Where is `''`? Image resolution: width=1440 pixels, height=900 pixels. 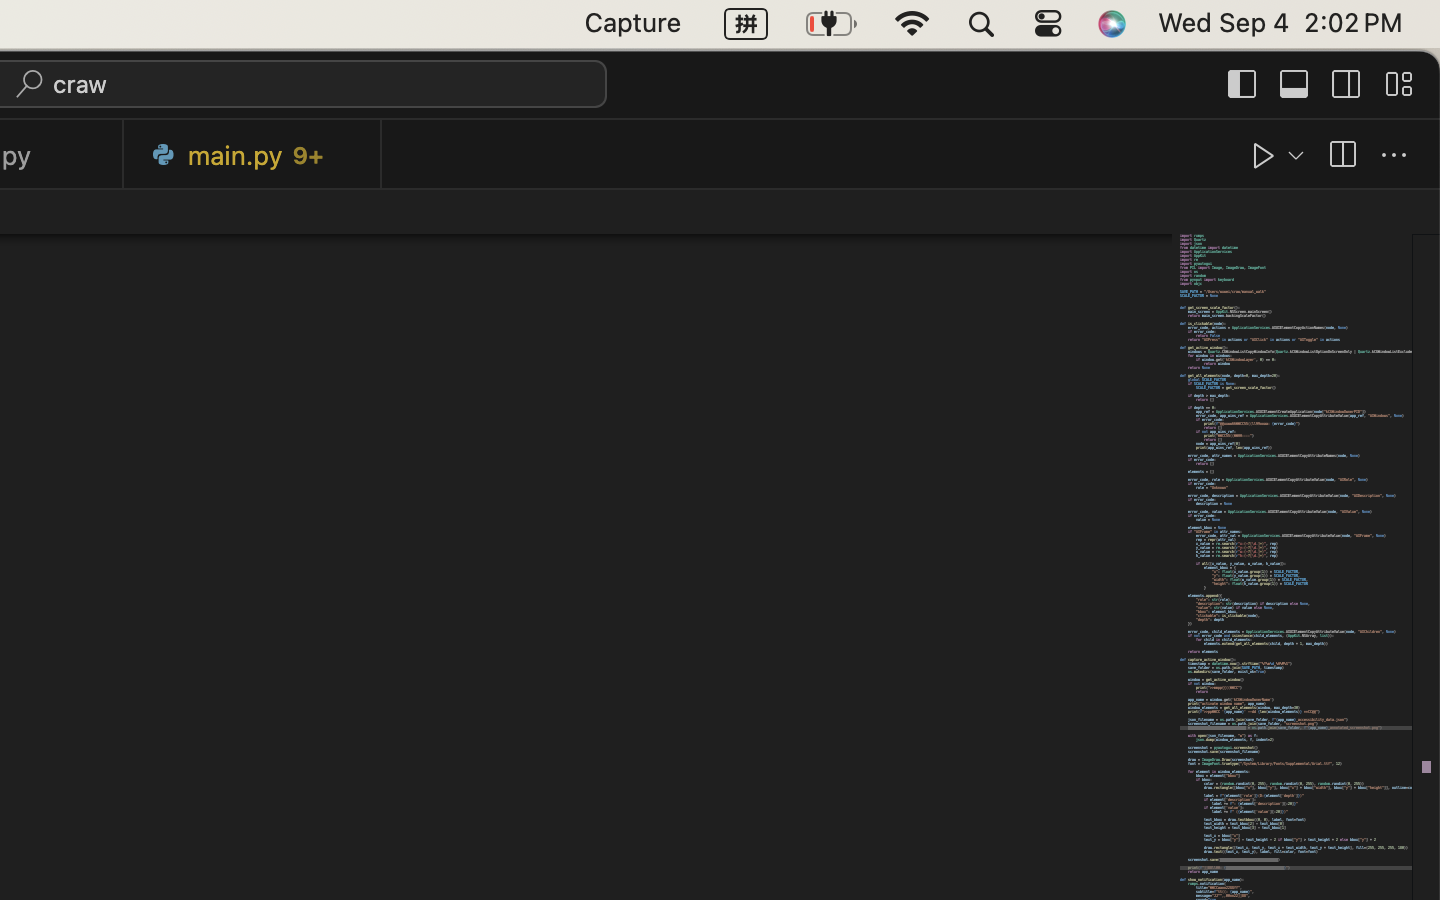 '' is located at coordinates (1340, 155).